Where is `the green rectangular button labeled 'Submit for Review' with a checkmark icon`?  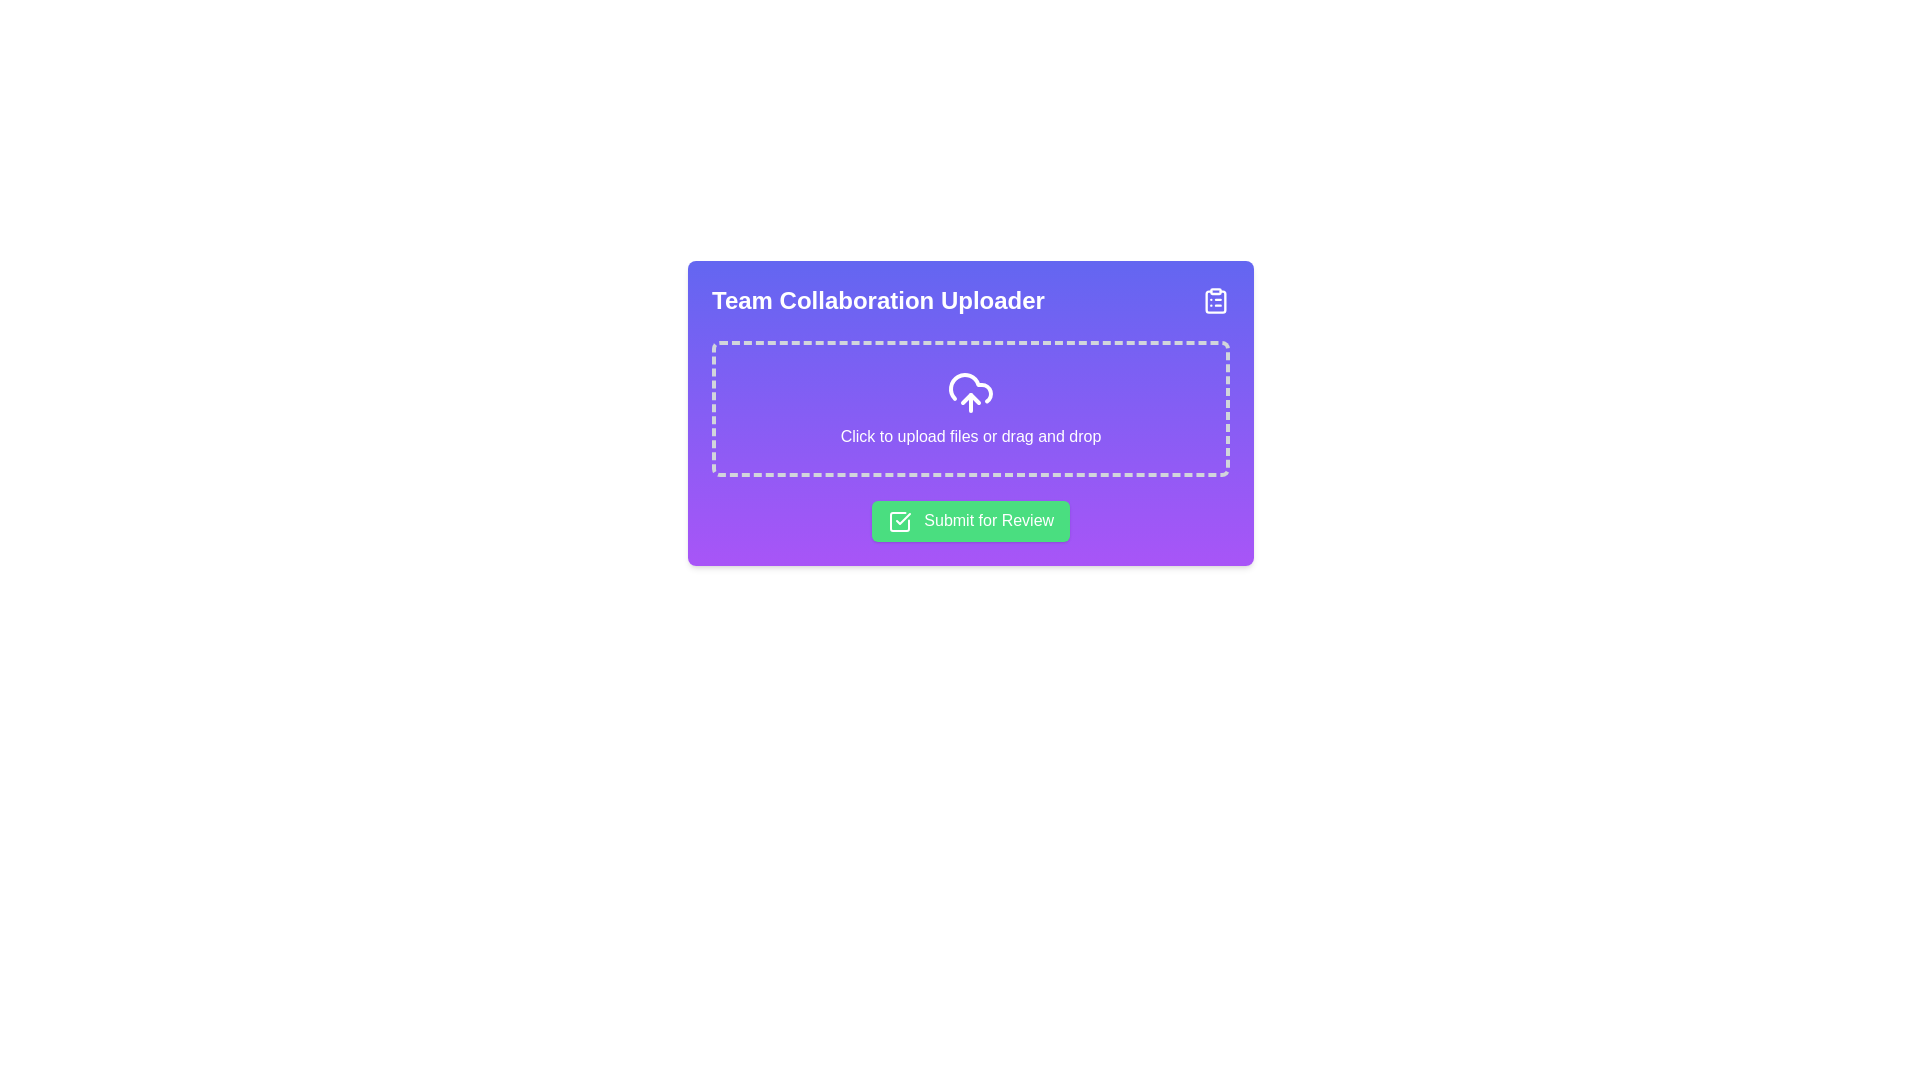
the green rectangular button labeled 'Submit for Review' with a checkmark icon is located at coordinates (970, 519).